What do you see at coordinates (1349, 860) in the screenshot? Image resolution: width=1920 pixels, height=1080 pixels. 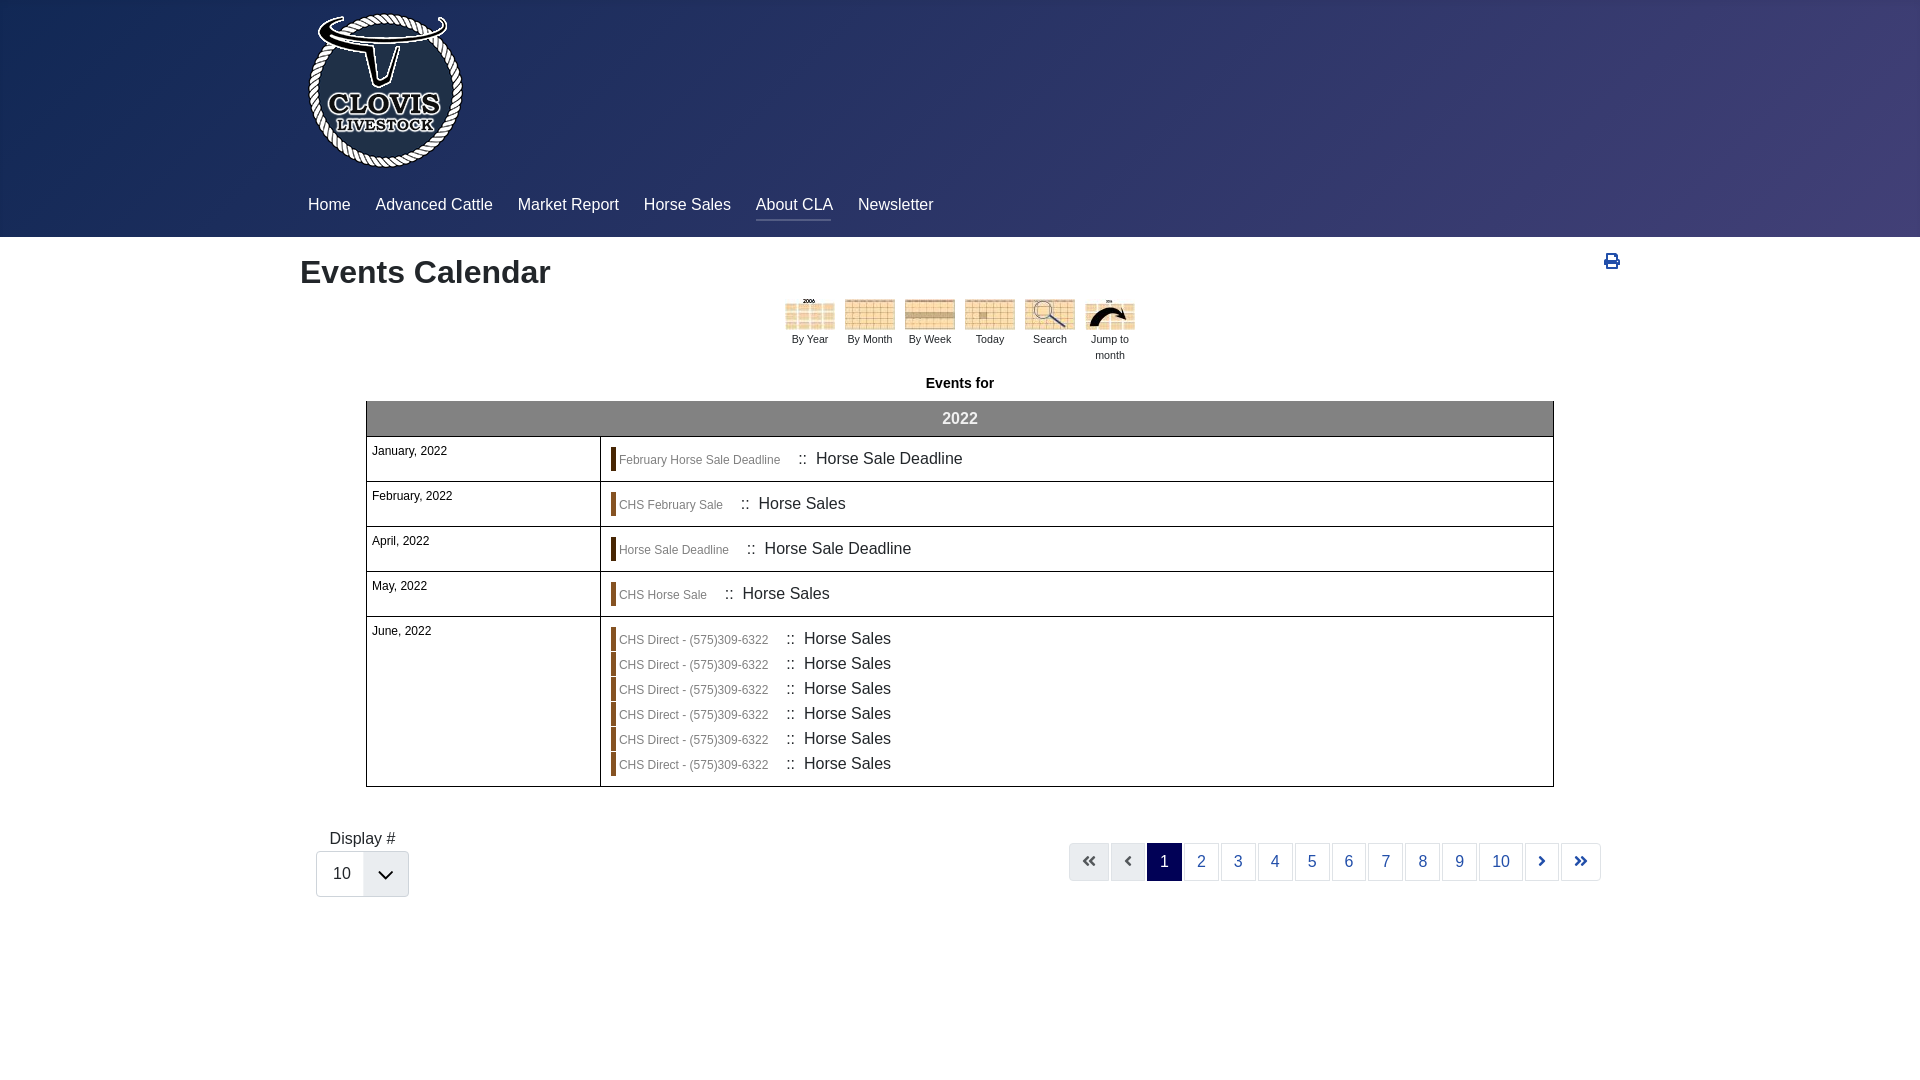 I see `'6'` at bounding box center [1349, 860].